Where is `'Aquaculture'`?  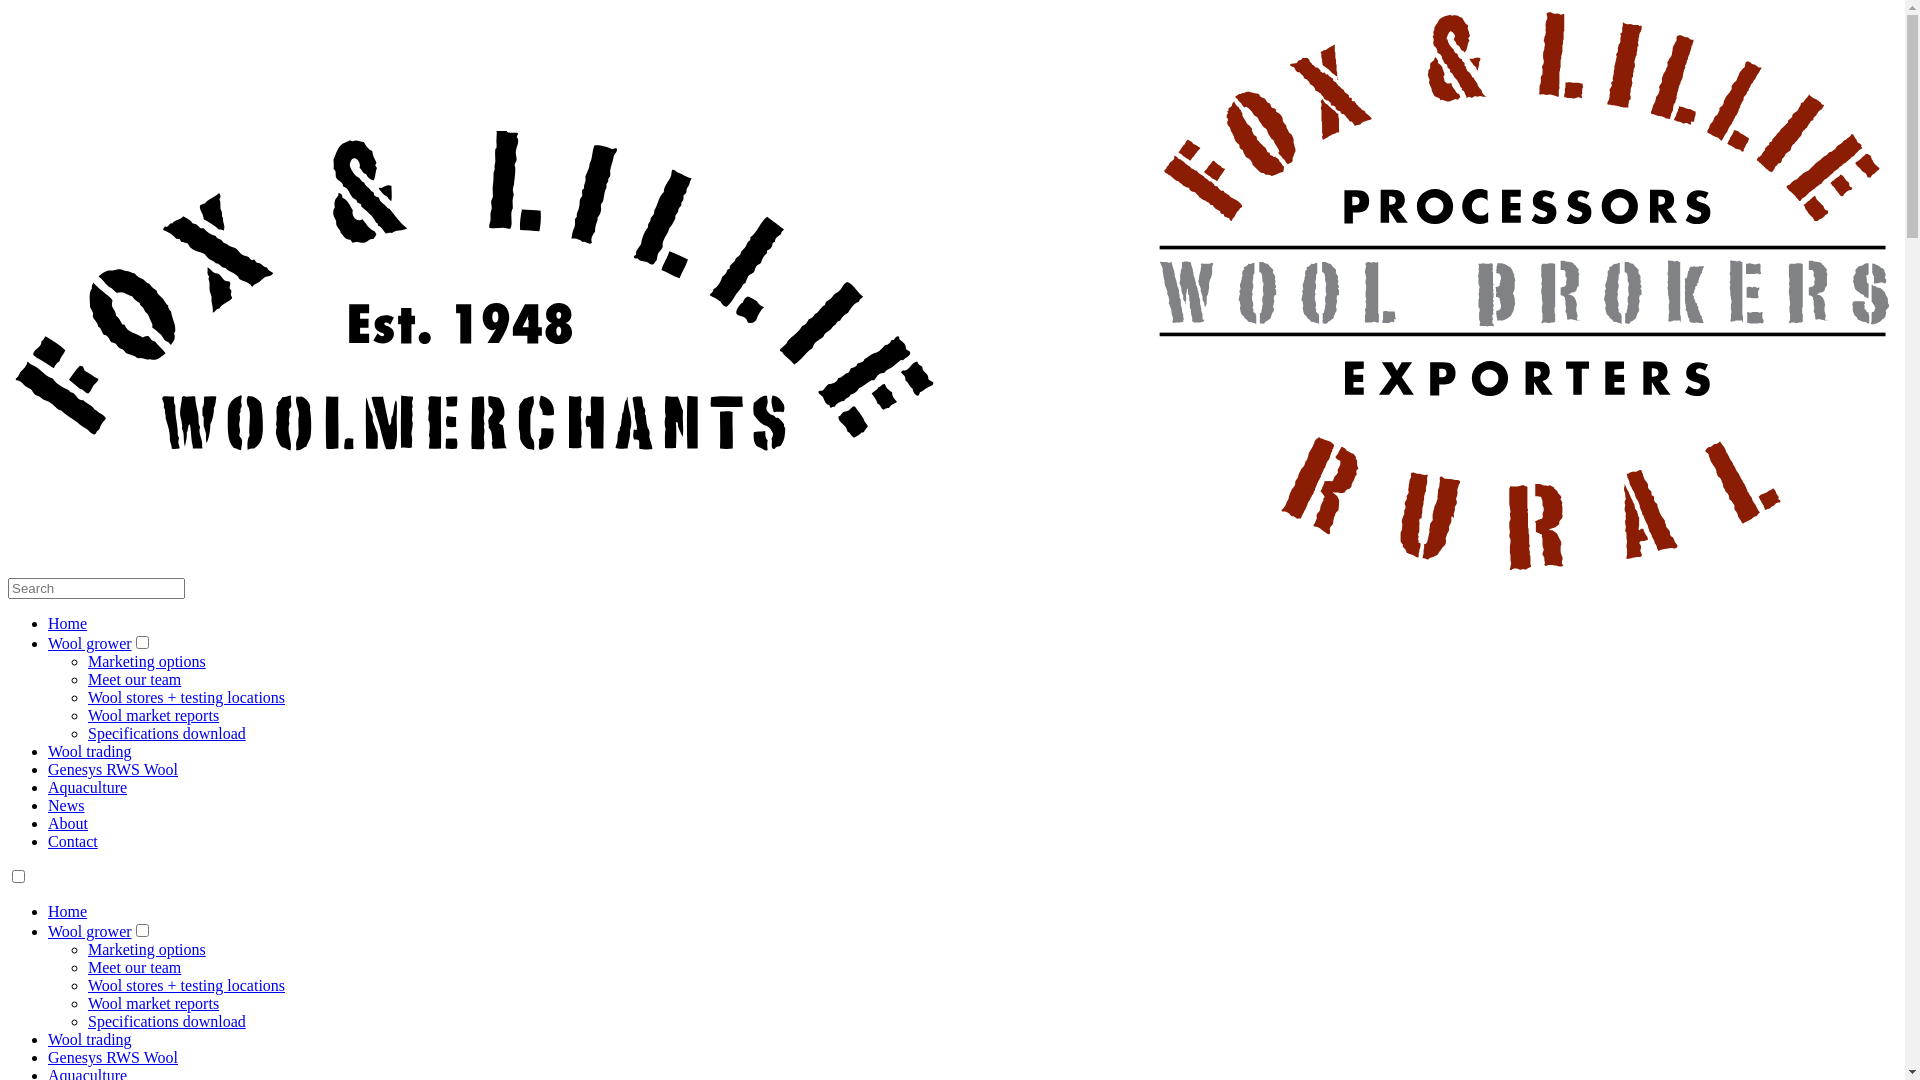 'Aquaculture' is located at coordinates (86, 786).